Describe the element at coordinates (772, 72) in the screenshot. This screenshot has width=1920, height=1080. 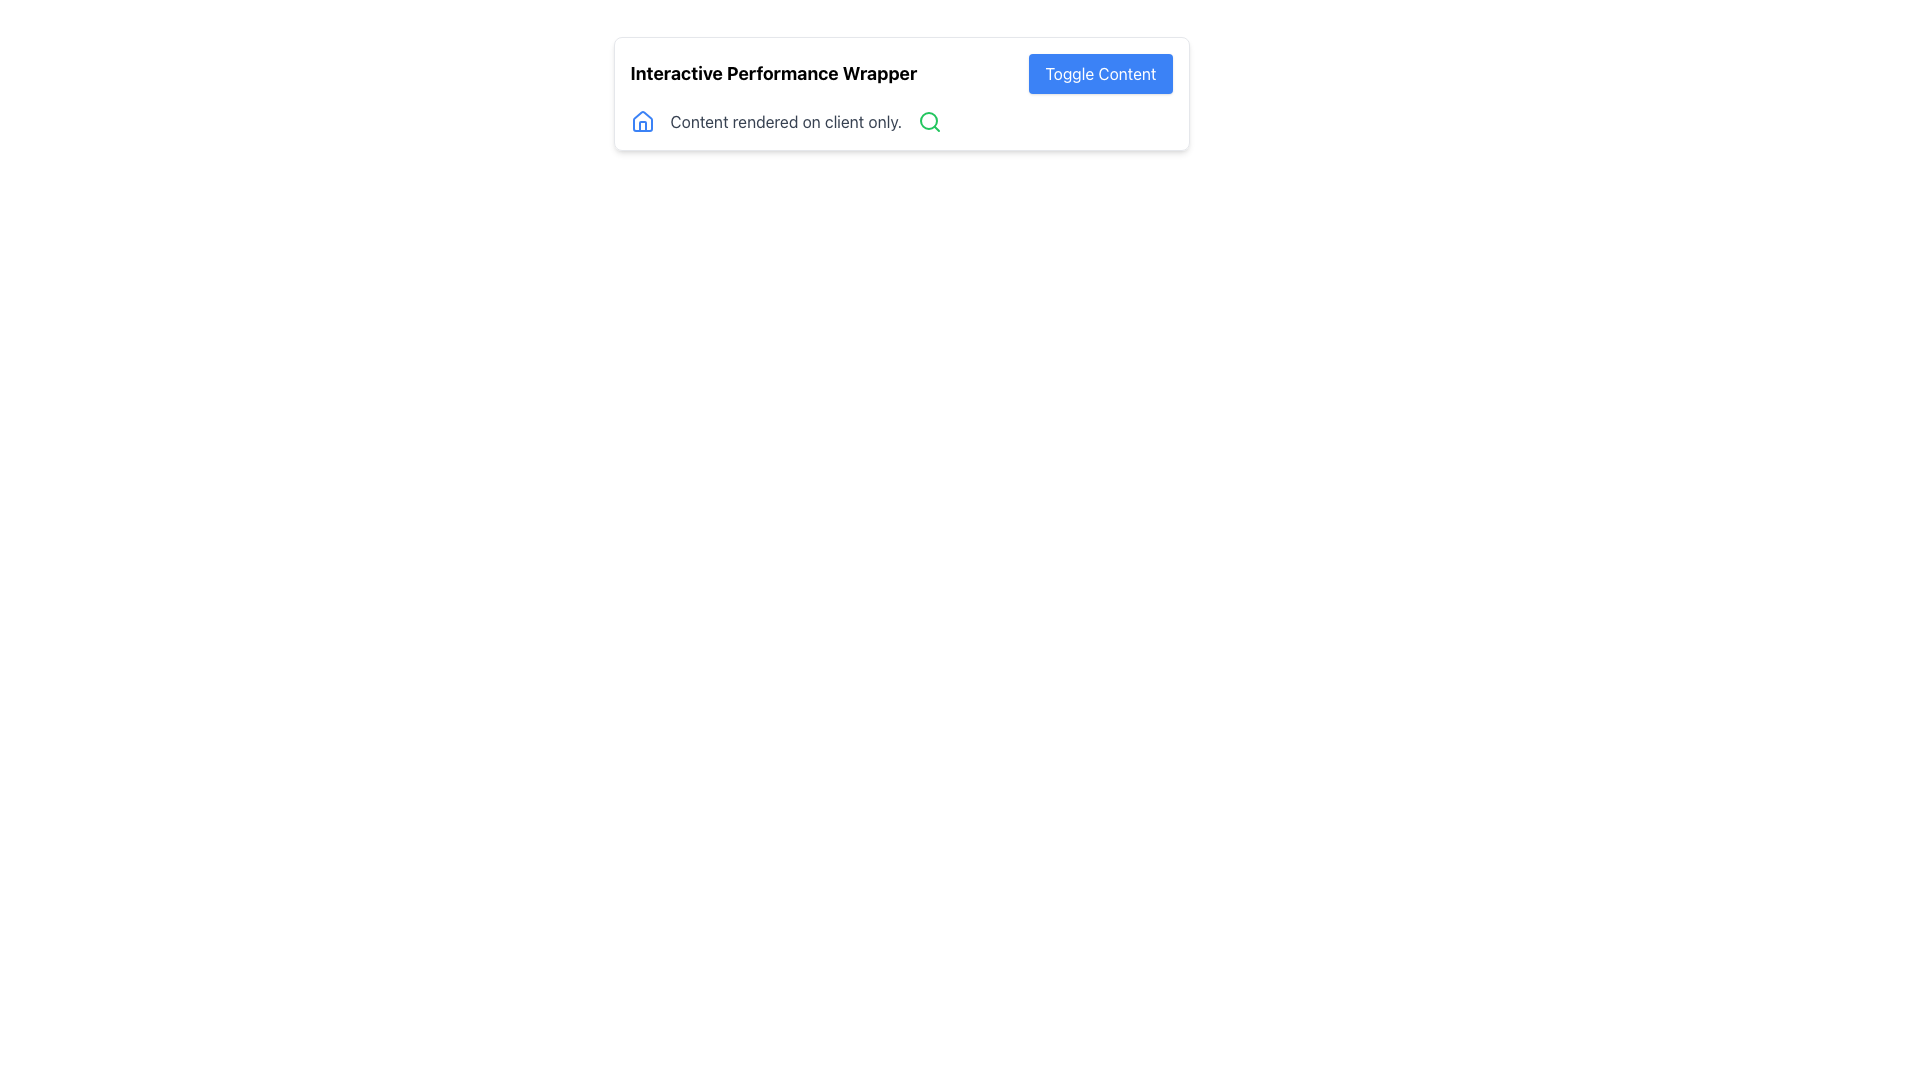
I see `the Text Label displaying 'Interactive Performance Wrapper', which is styled with a bold font and serves as a header in the upper left section of the interface` at that location.